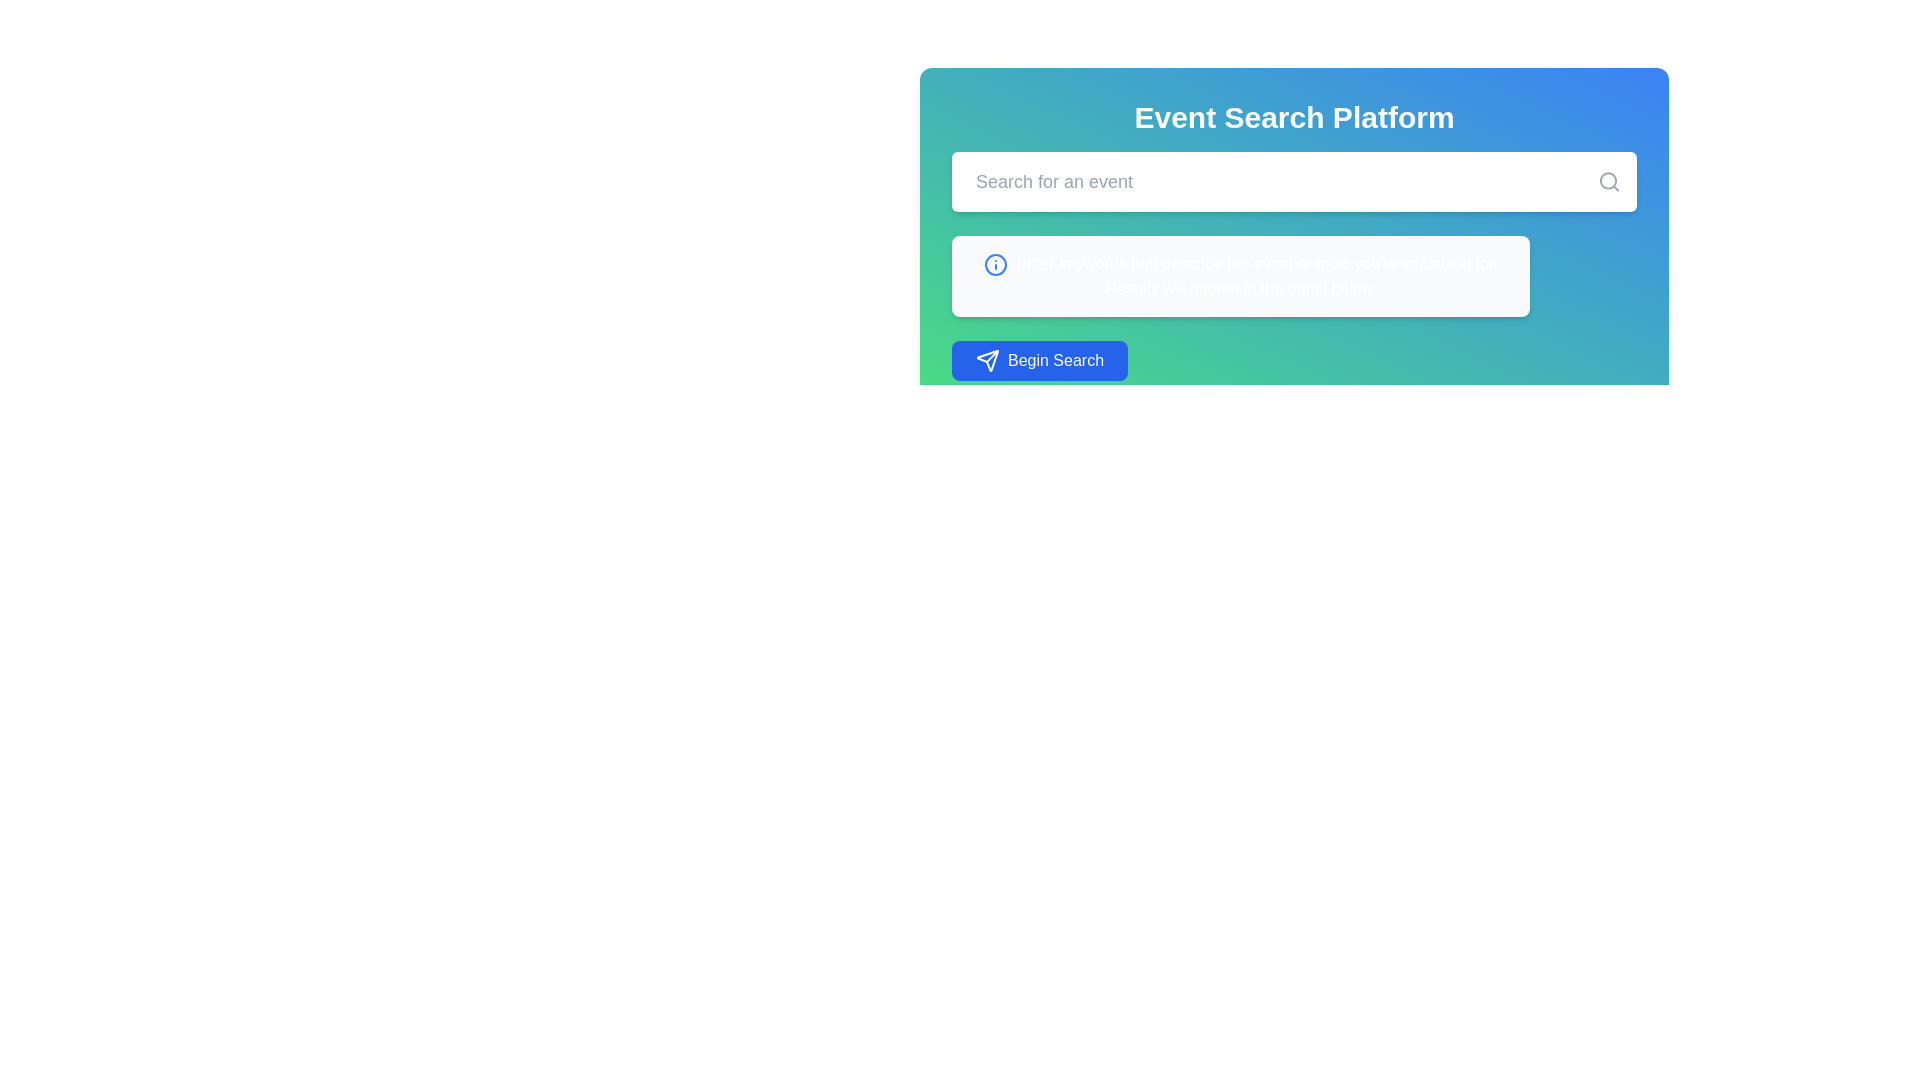  What do you see at coordinates (988, 360) in the screenshot?
I see `the graphical representation of the send action icon, which is a triangular shape with thin stroke lines, located within the 'Begin Search' button at the bottom of the central event search panel` at bounding box center [988, 360].